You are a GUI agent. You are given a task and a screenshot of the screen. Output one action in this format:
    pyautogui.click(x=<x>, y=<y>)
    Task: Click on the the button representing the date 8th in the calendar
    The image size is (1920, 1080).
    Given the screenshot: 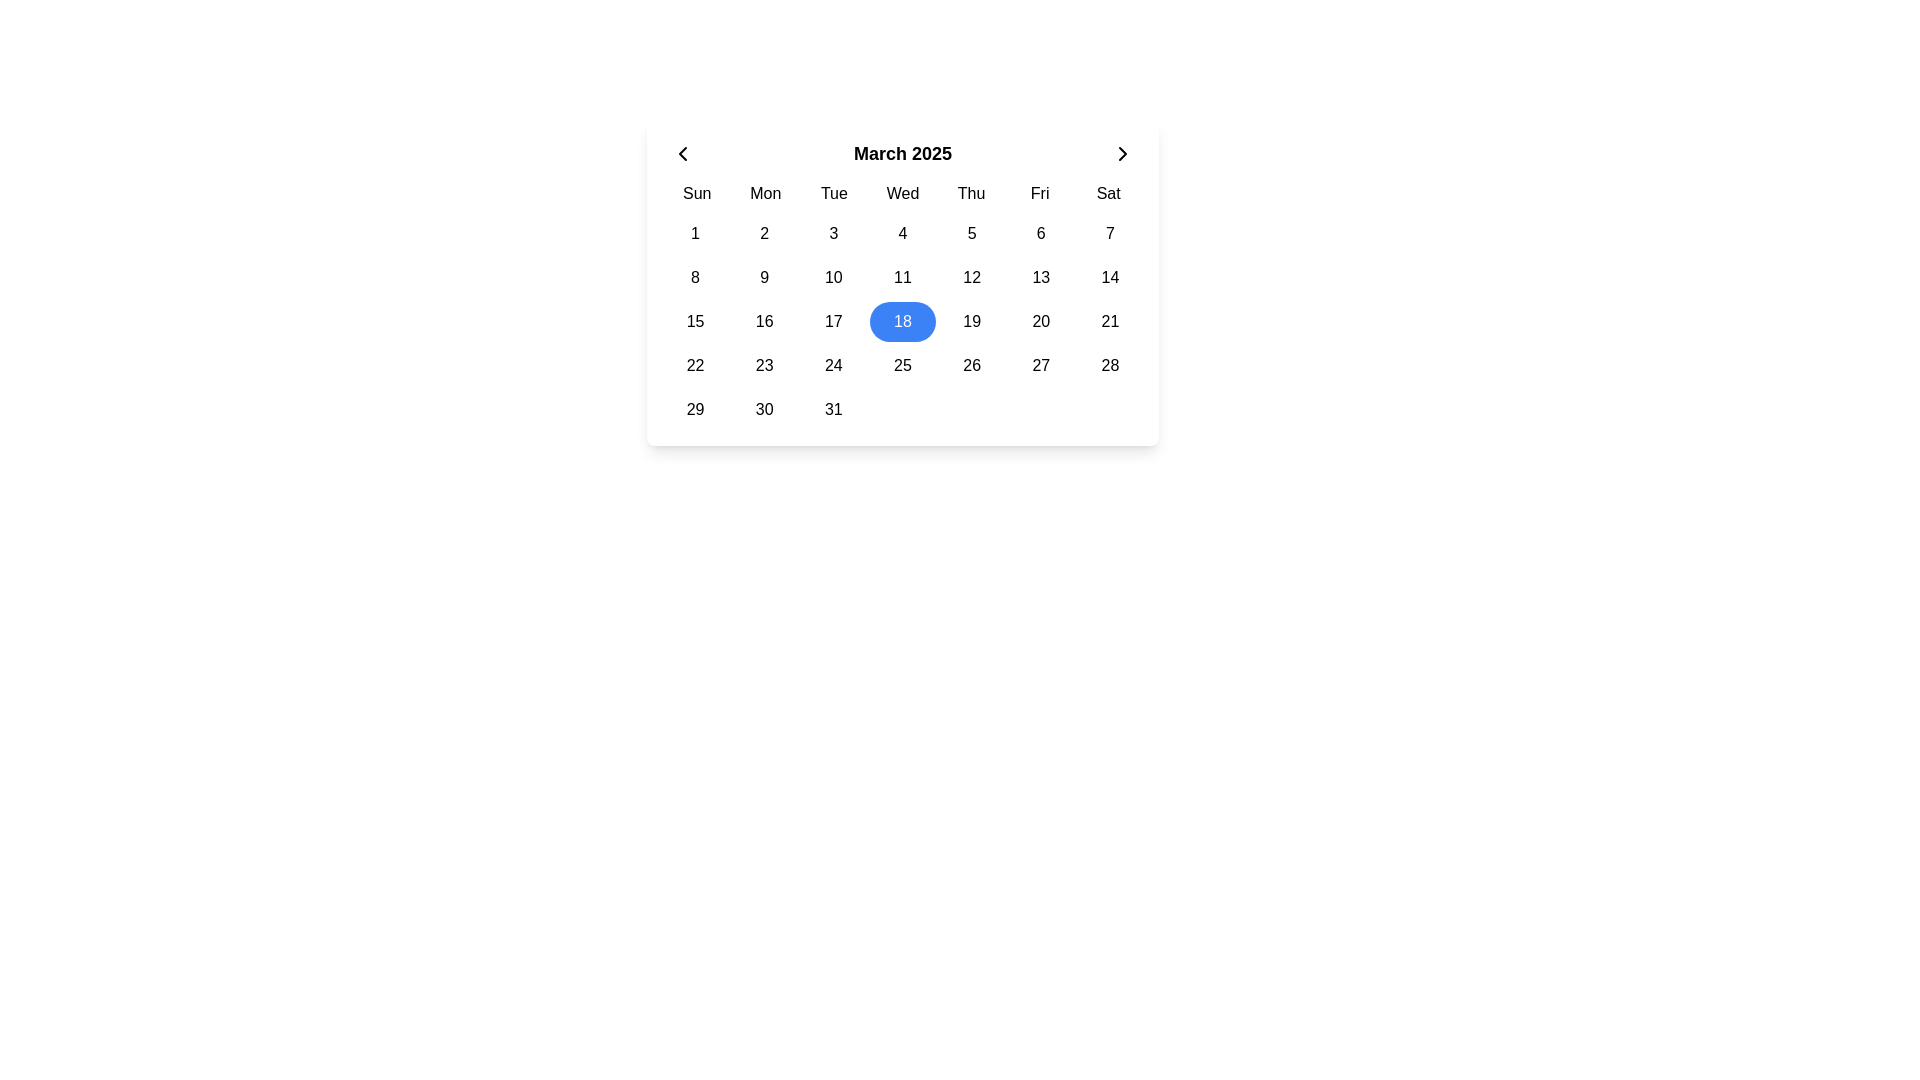 What is the action you would take?
    pyautogui.click(x=695, y=277)
    